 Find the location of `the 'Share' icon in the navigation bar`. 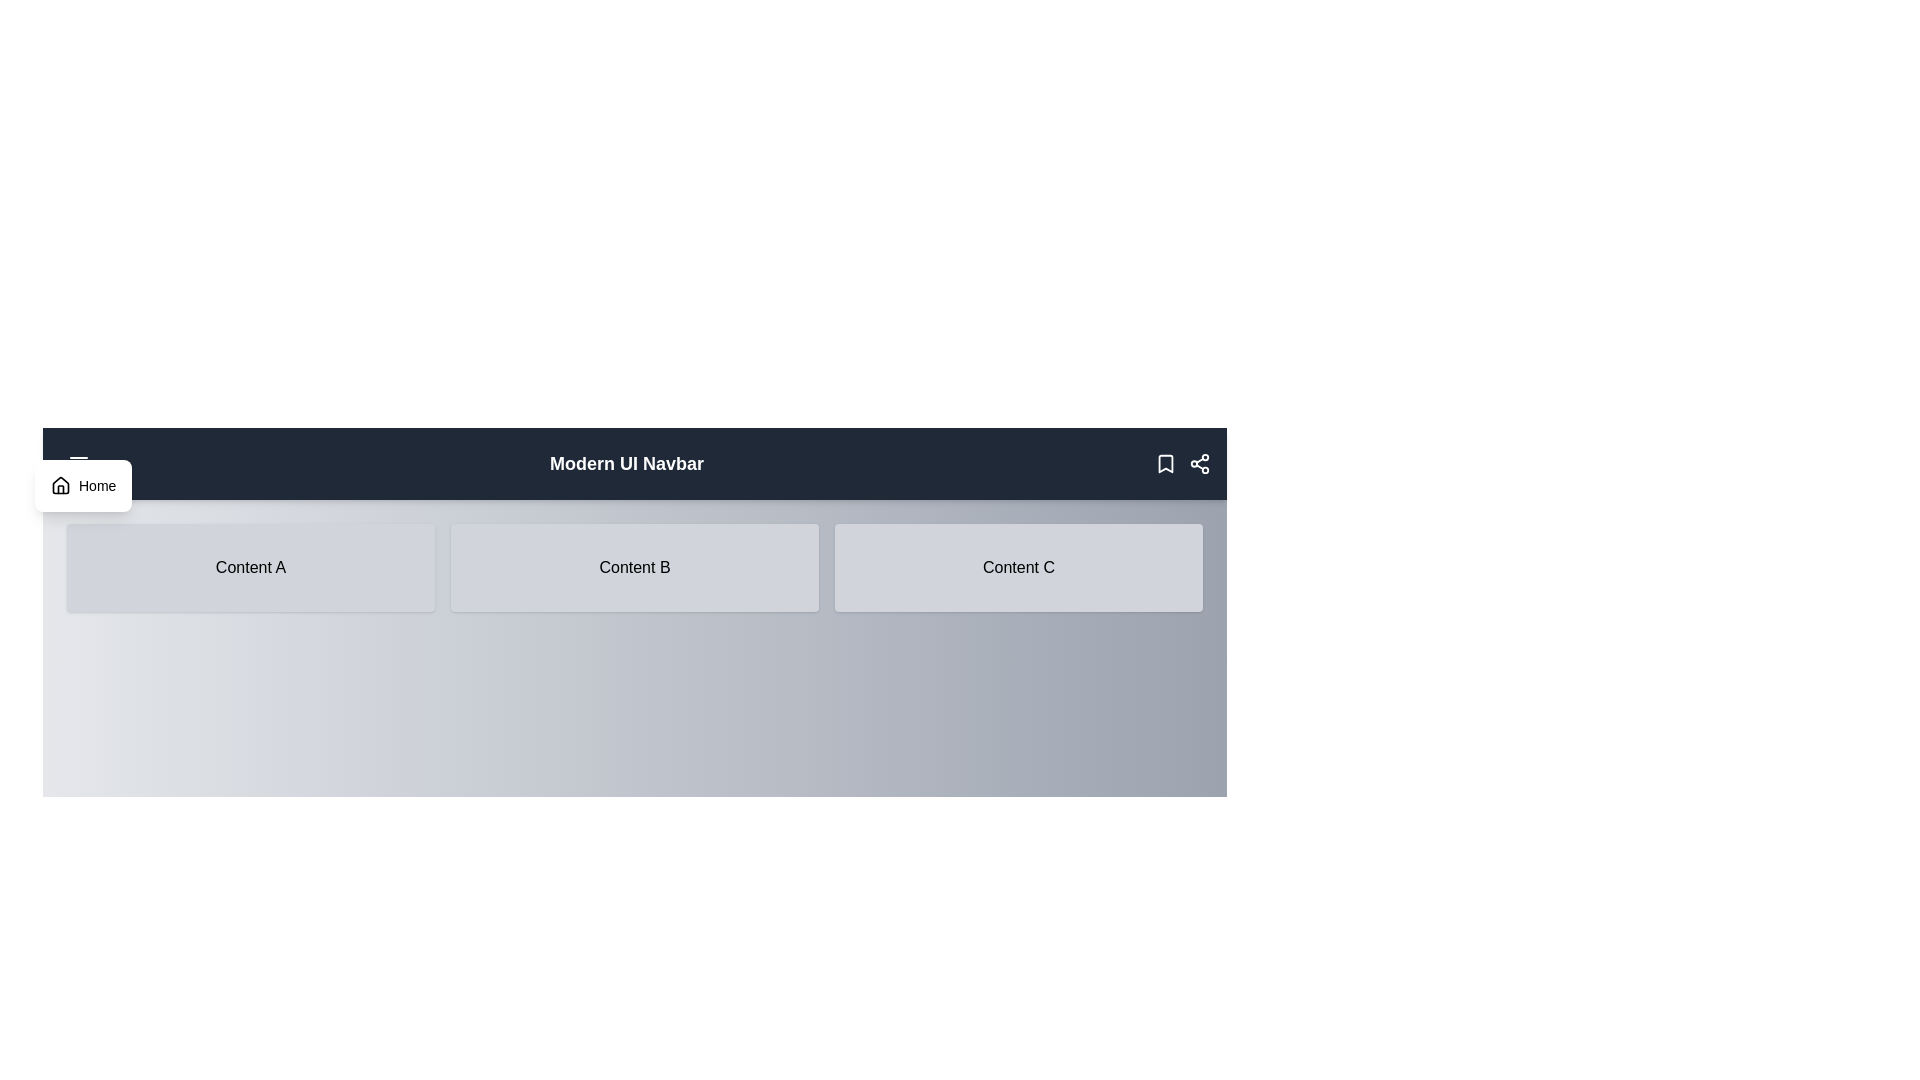

the 'Share' icon in the navigation bar is located at coordinates (1200, 463).